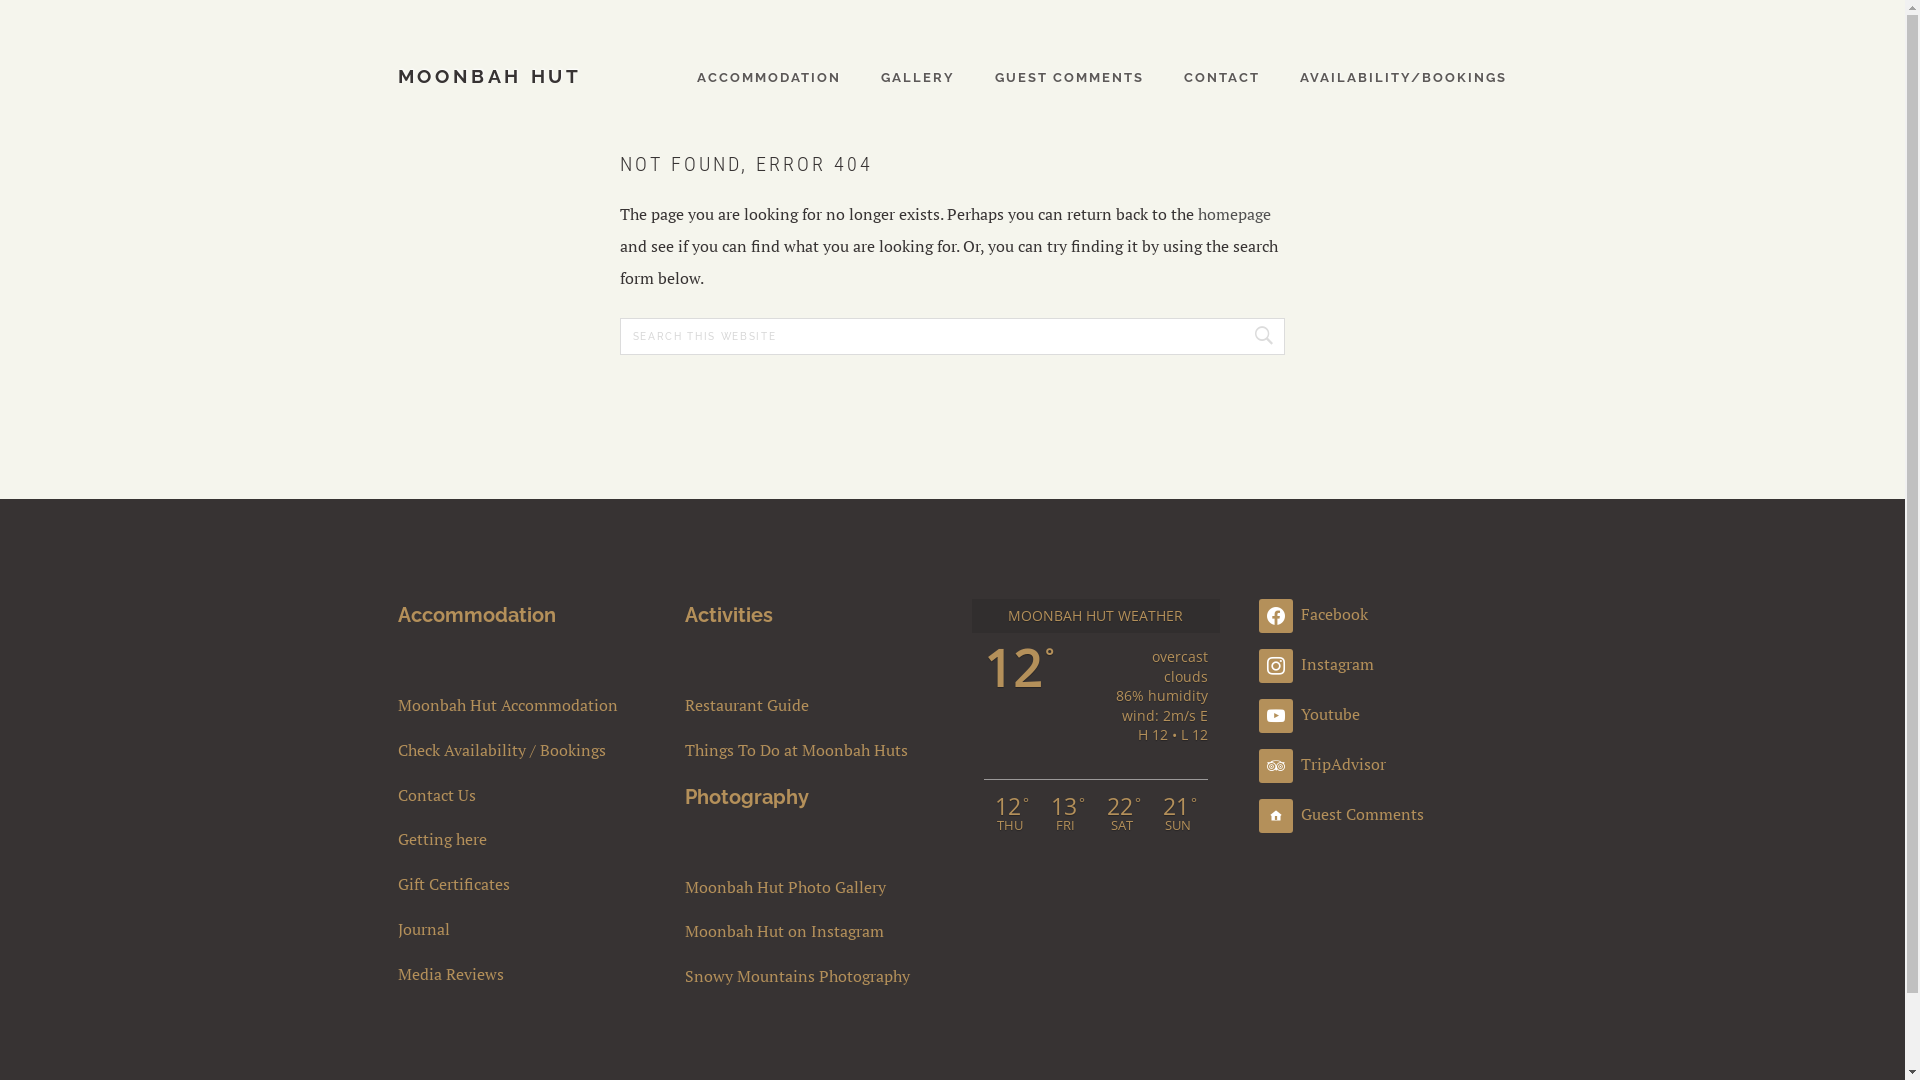  I want to click on 'Moonbah Hut Photo Gallery', so click(809, 886).